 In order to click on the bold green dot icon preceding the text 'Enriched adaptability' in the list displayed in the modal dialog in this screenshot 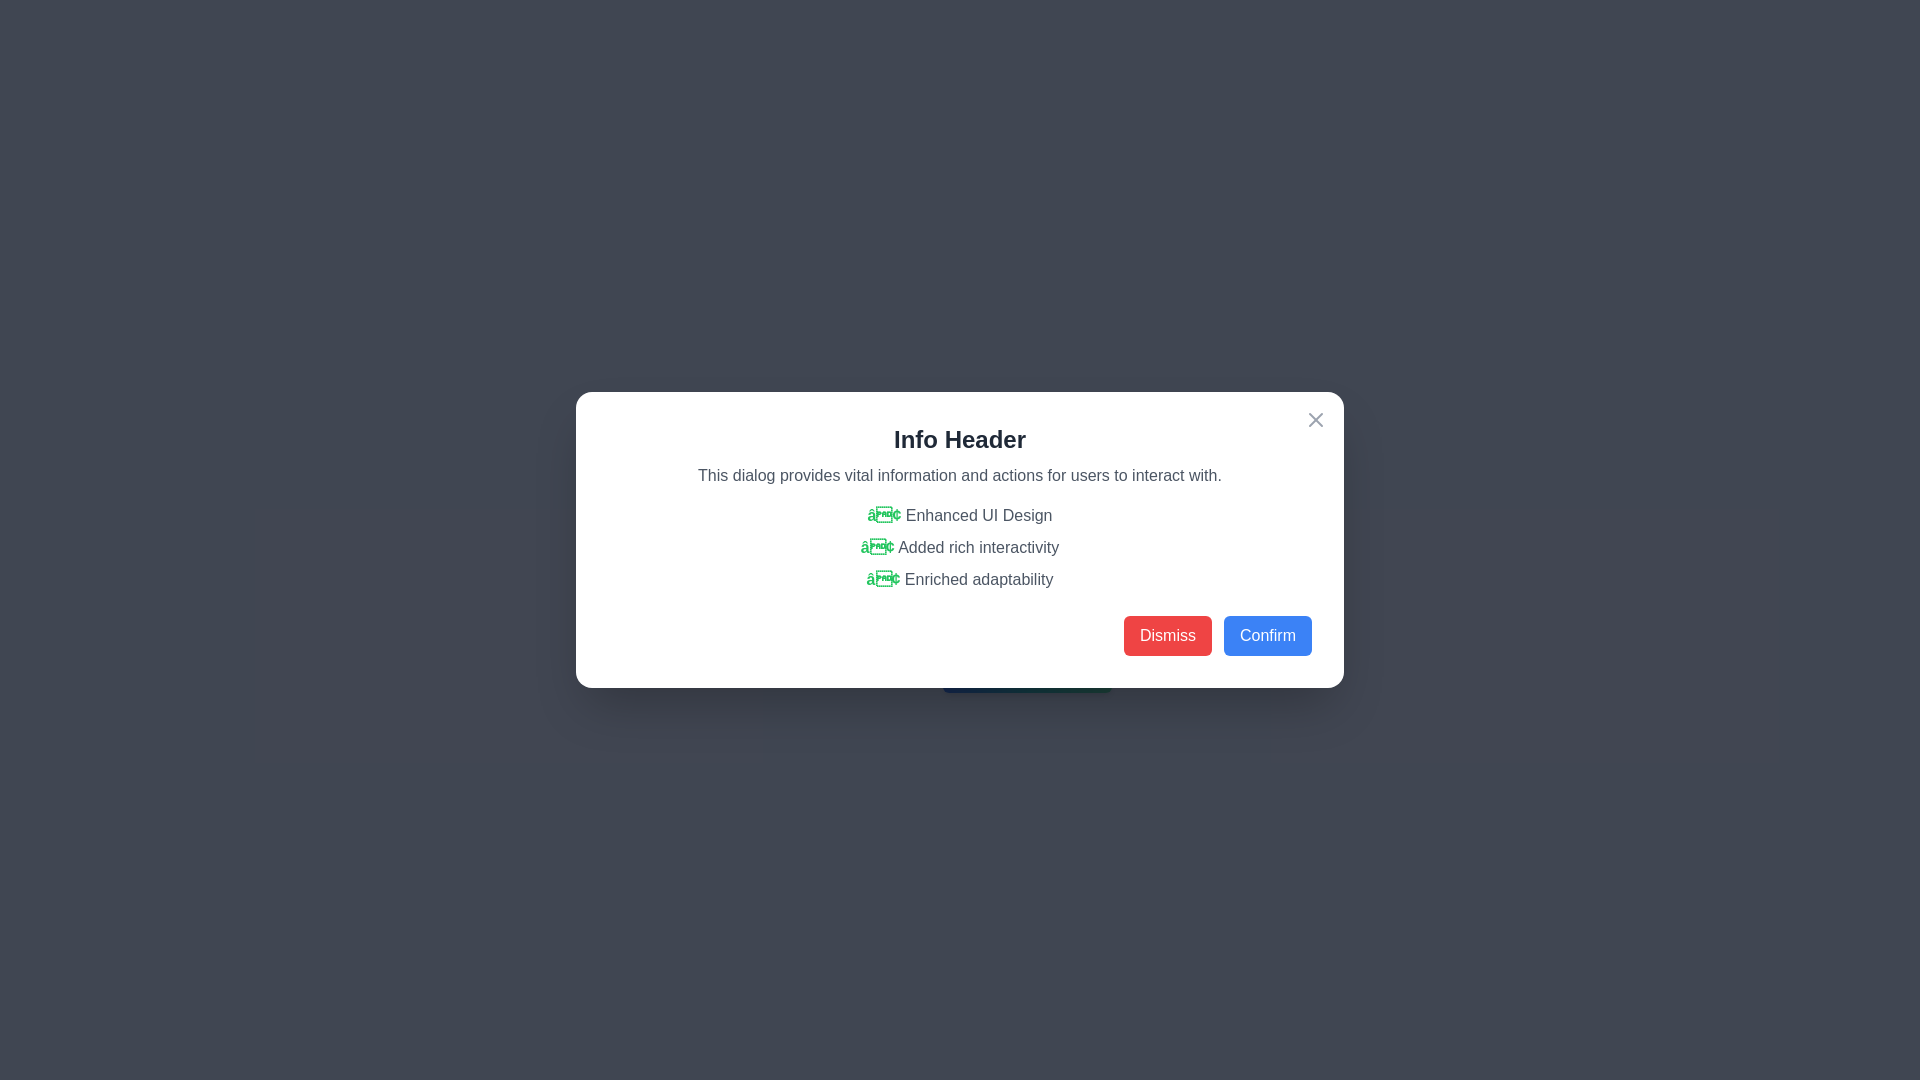, I will do `click(882, 579)`.